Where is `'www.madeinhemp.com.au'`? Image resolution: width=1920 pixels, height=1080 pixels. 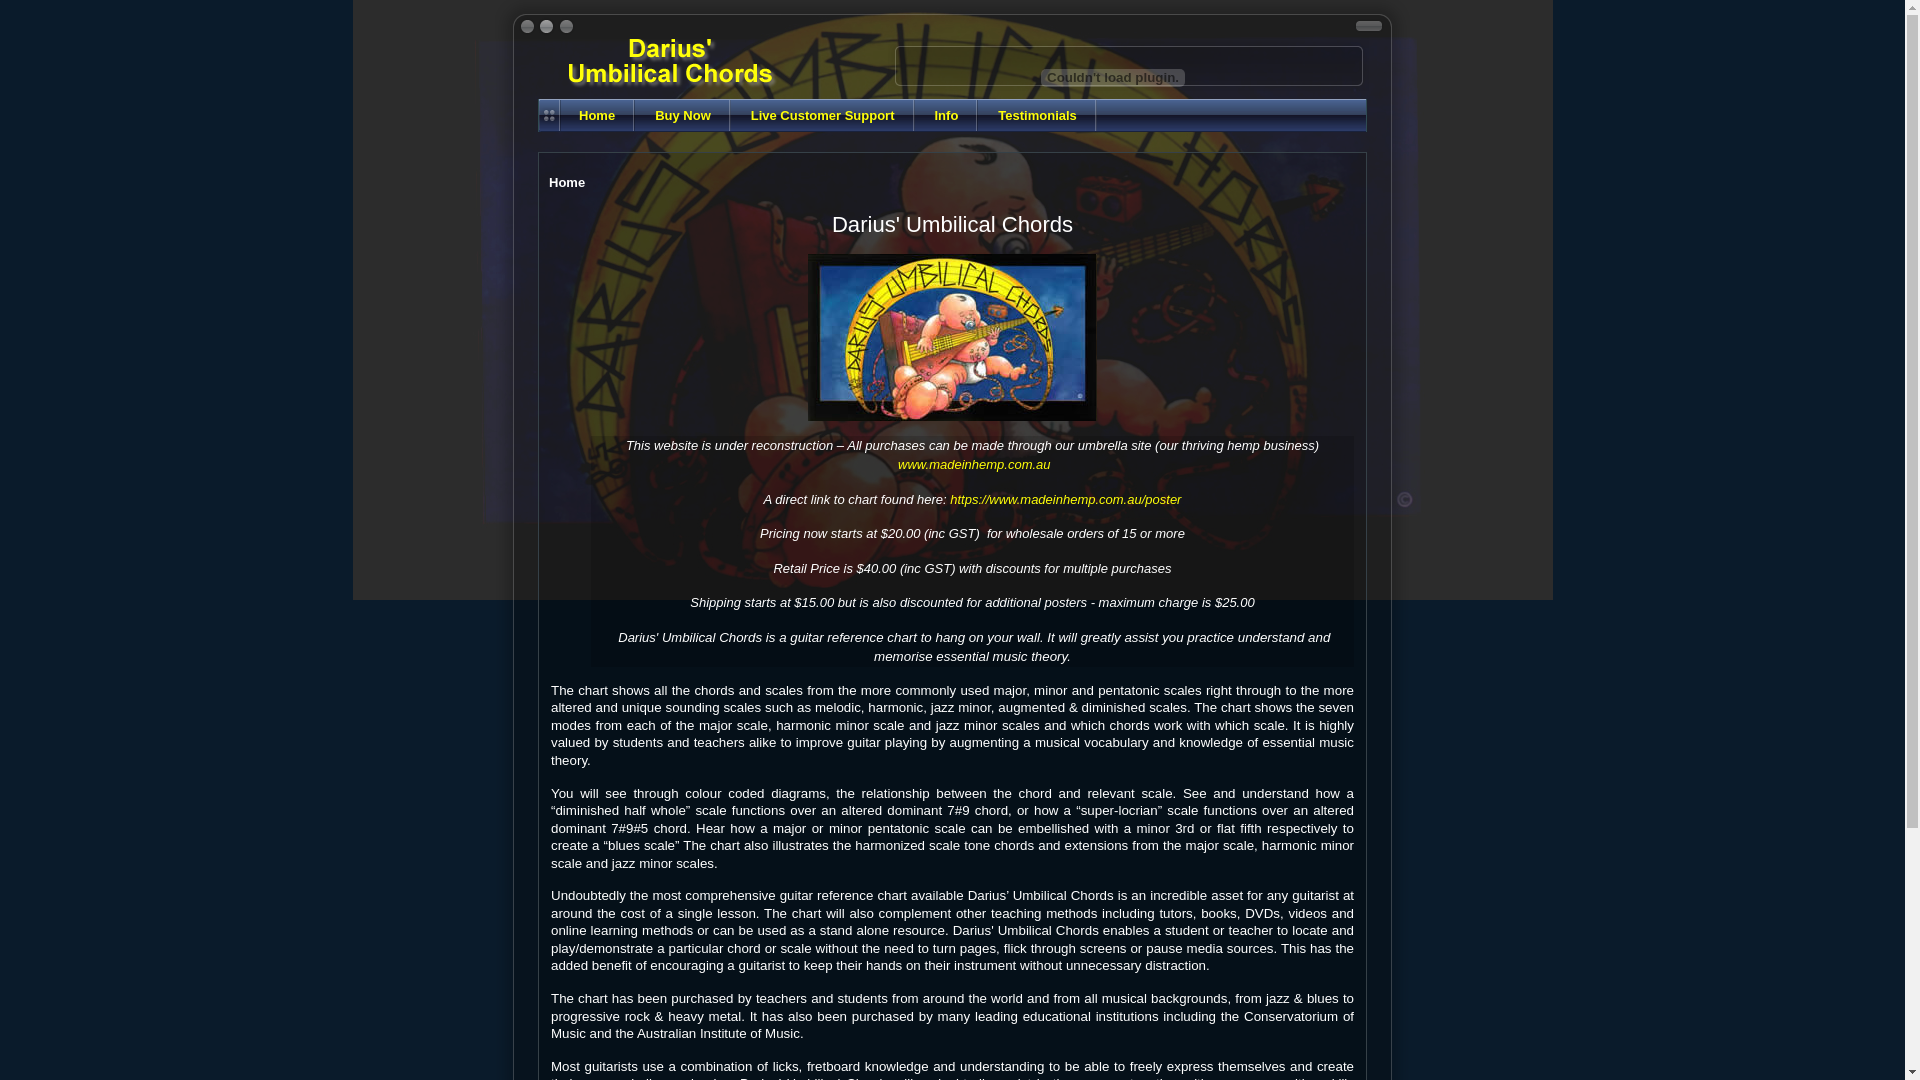
'www.madeinhemp.com.au' is located at coordinates (896, 464).